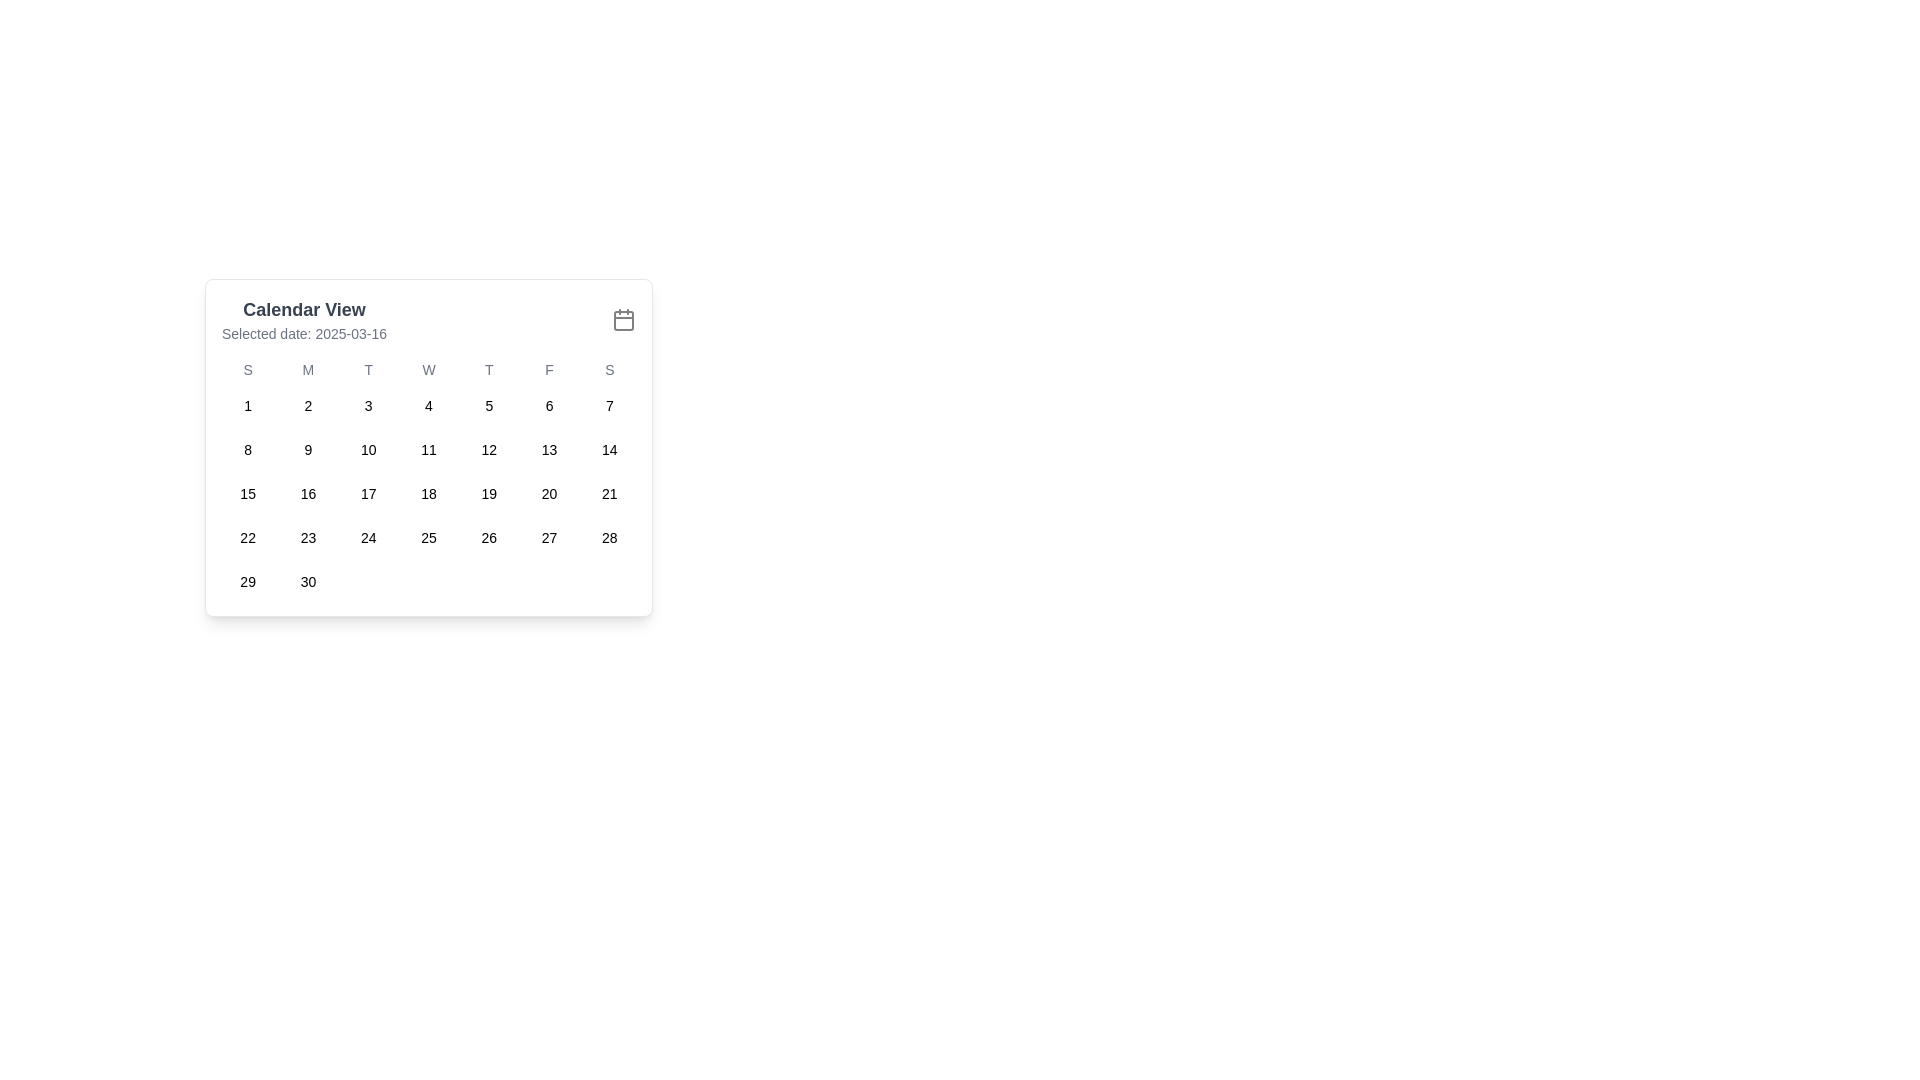 The width and height of the screenshot is (1920, 1080). What do you see at coordinates (303, 333) in the screenshot?
I see `the text label displaying 'Selected date: 2025-03-16' located below the 'Calendar View' heading in the calendar widget` at bounding box center [303, 333].